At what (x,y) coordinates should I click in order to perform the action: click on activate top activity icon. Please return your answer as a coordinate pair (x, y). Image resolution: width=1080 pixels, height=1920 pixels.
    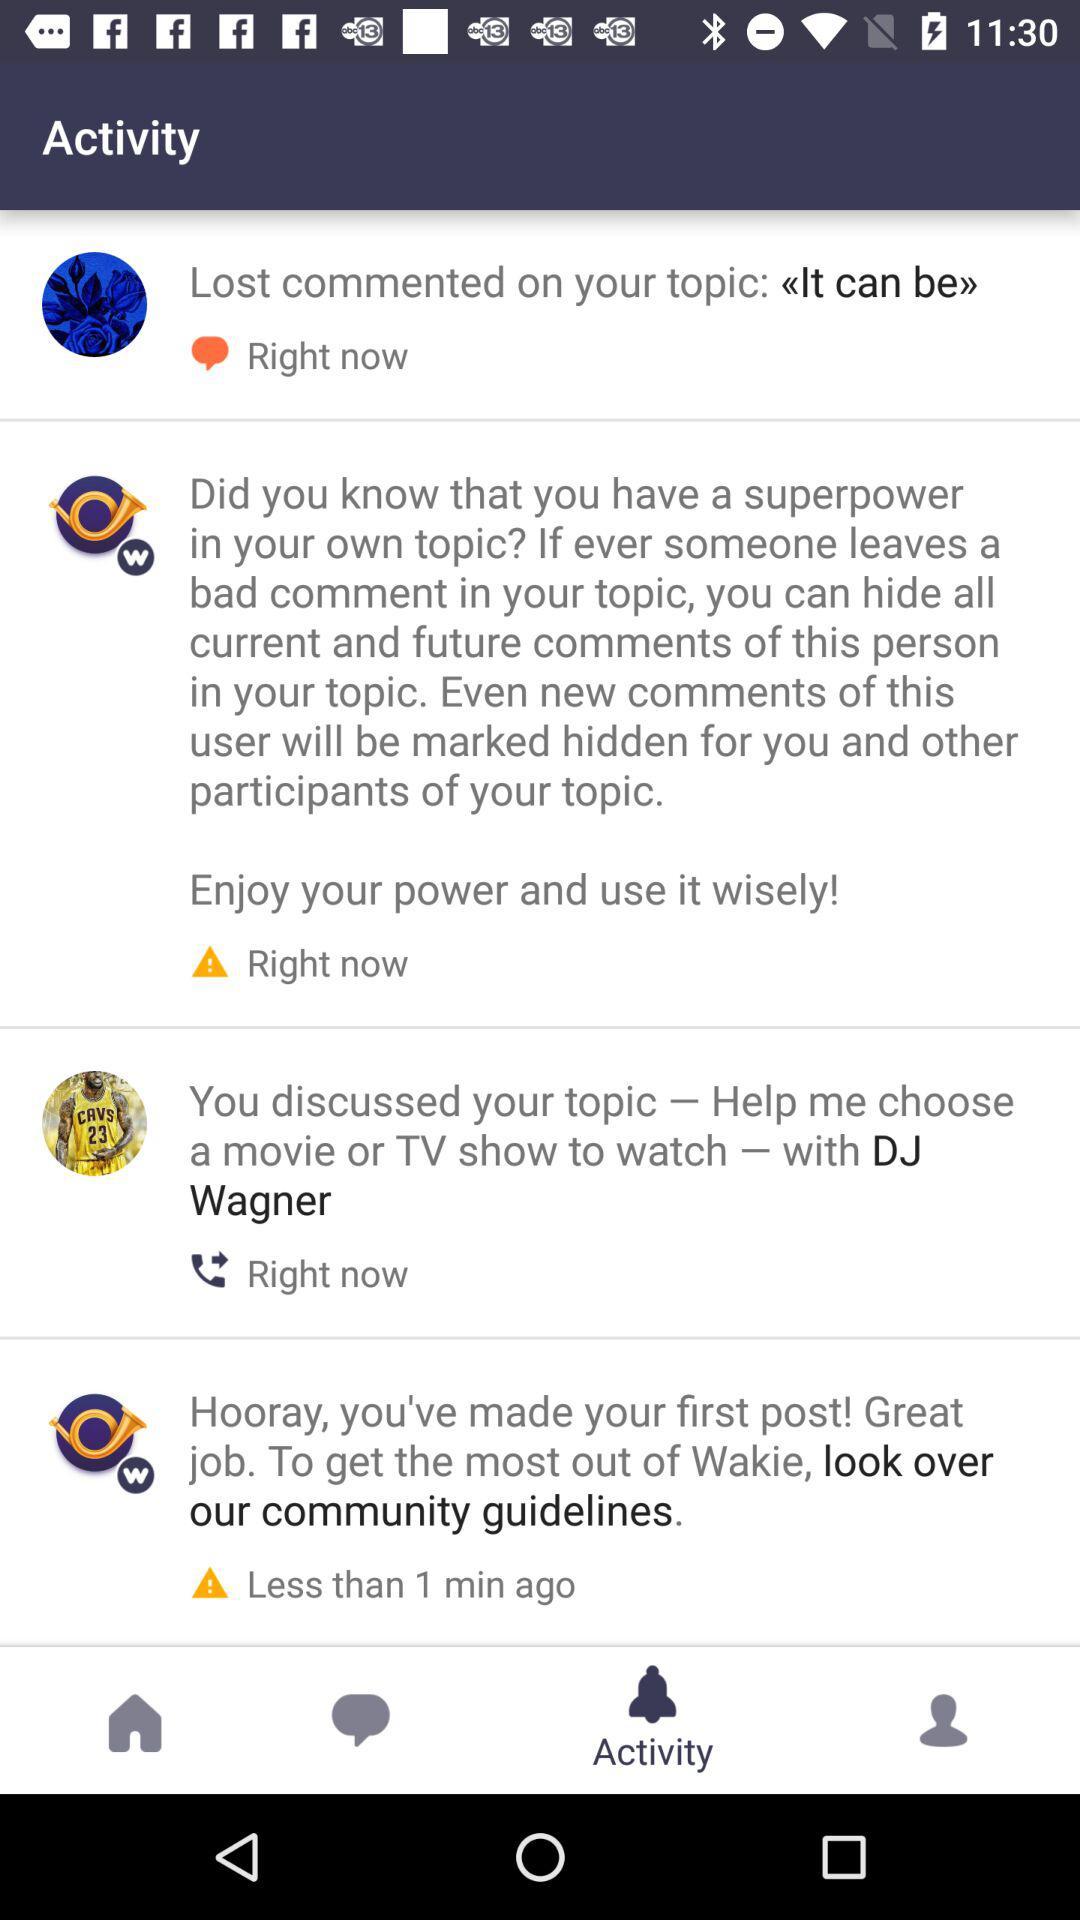
    Looking at the image, I should click on (94, 303).